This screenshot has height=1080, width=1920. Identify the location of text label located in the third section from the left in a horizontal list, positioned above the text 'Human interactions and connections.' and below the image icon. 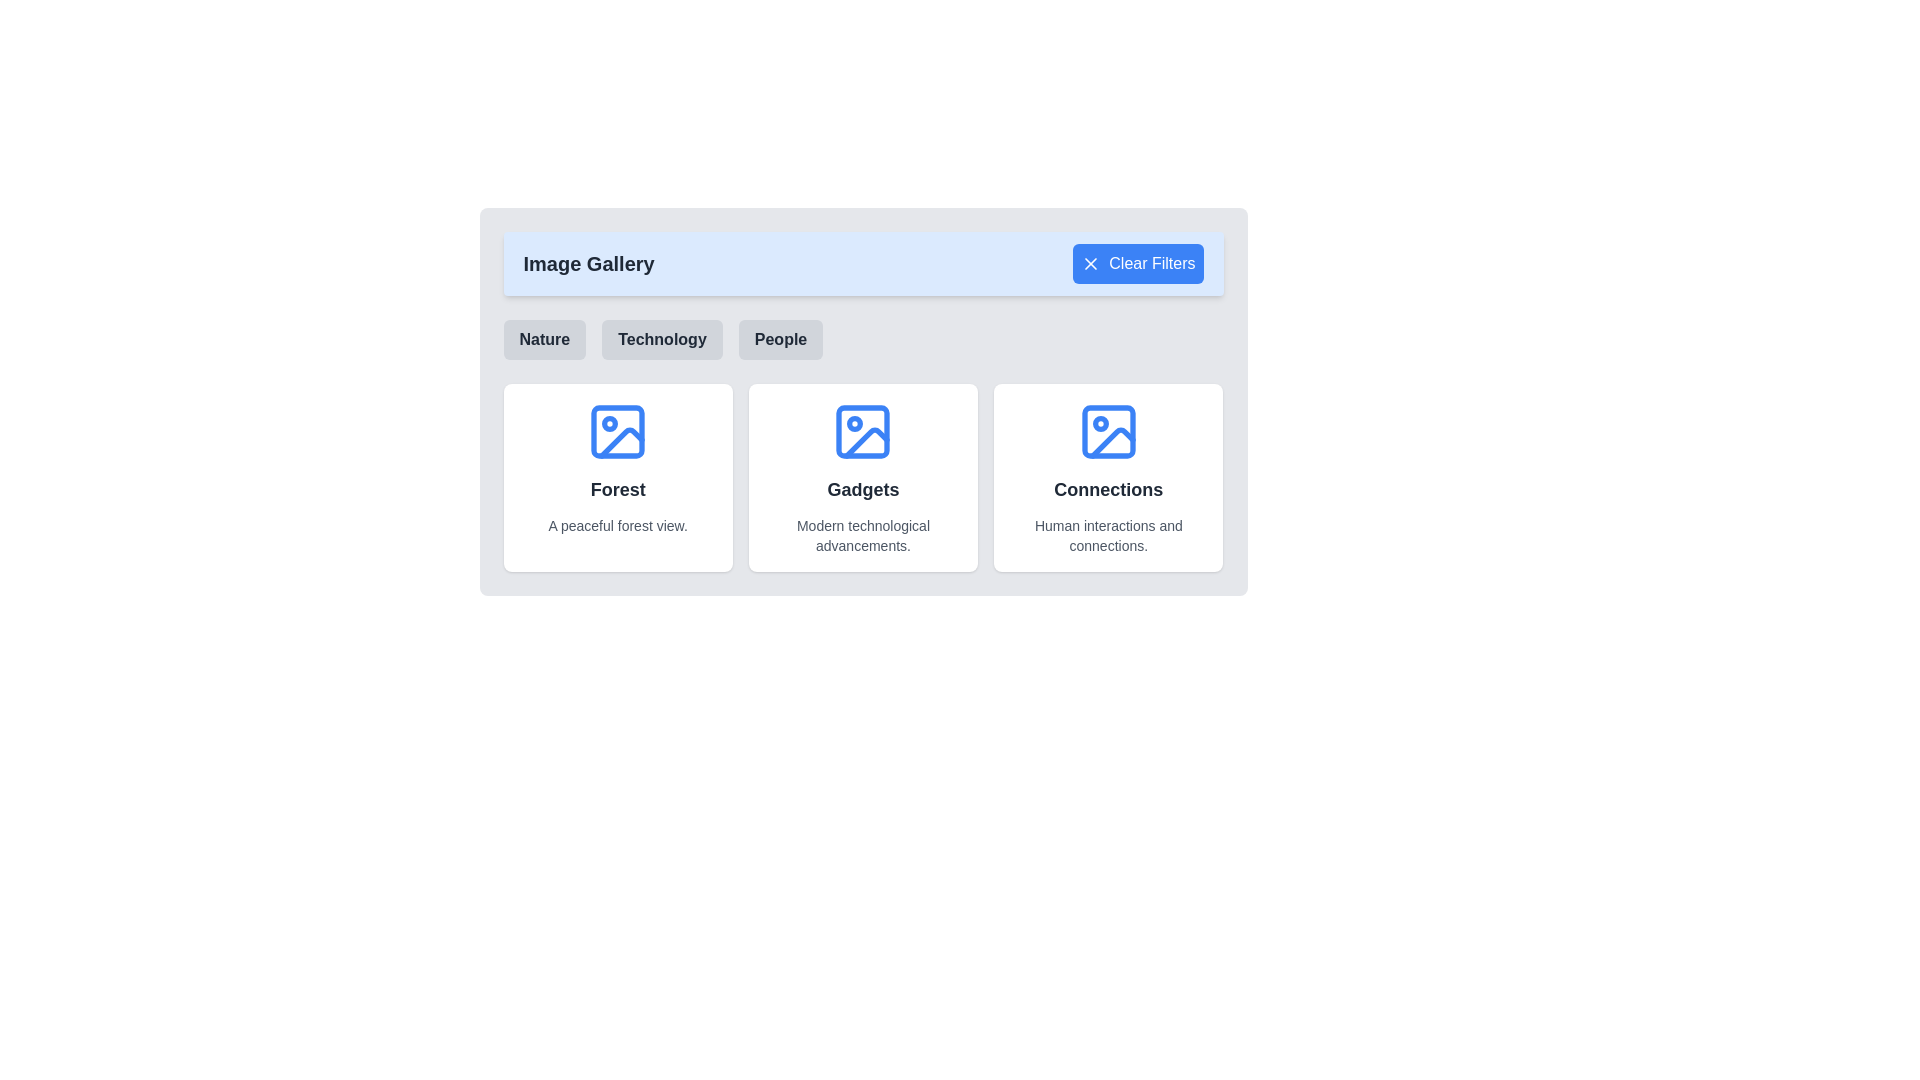
(1107, 489).